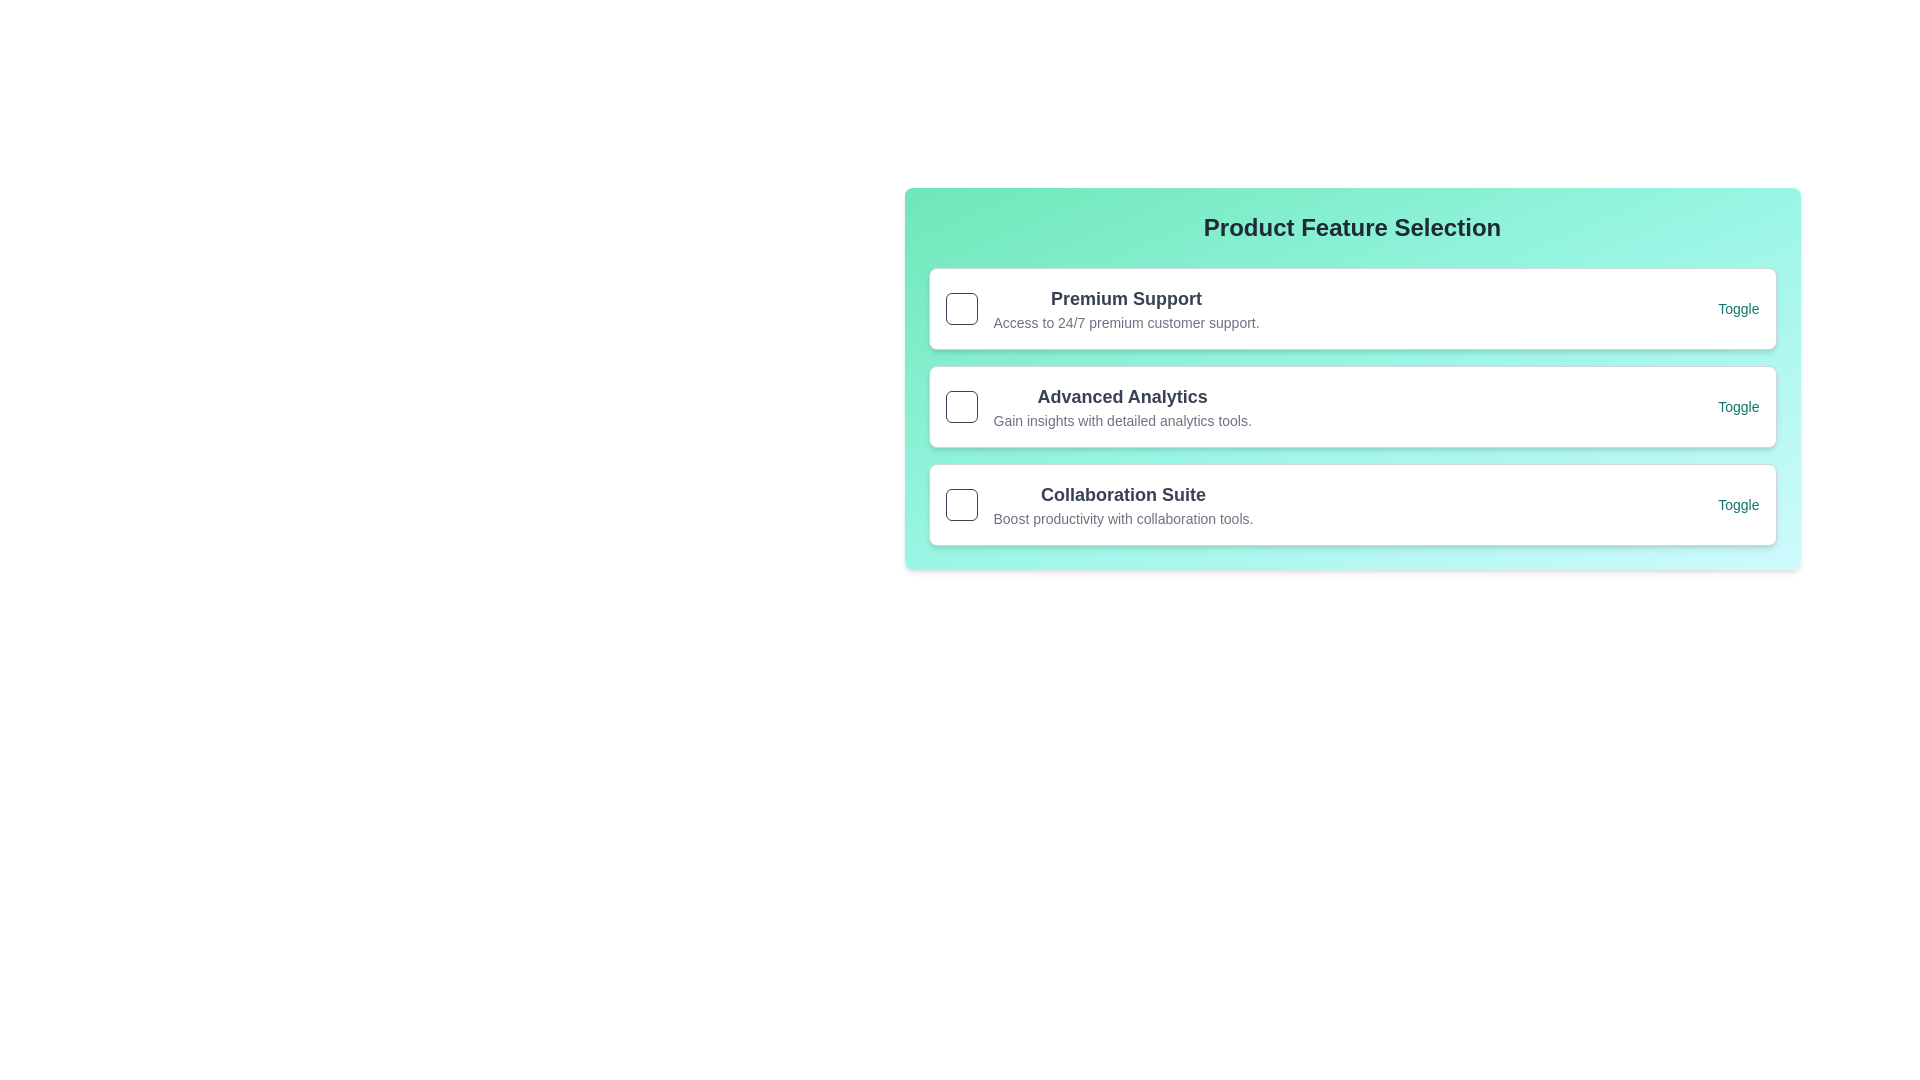 This screenshot has width=1920, height=1080. What do you see at coordinates (1122, 406) in the screenshot?
I see `the 'Advanced Analytics' Text Block, which displays a title in bold and a description in lighter font, located between 'Premium Support' and 'Collaboration Suite'` at bounding box center [1122, 406].